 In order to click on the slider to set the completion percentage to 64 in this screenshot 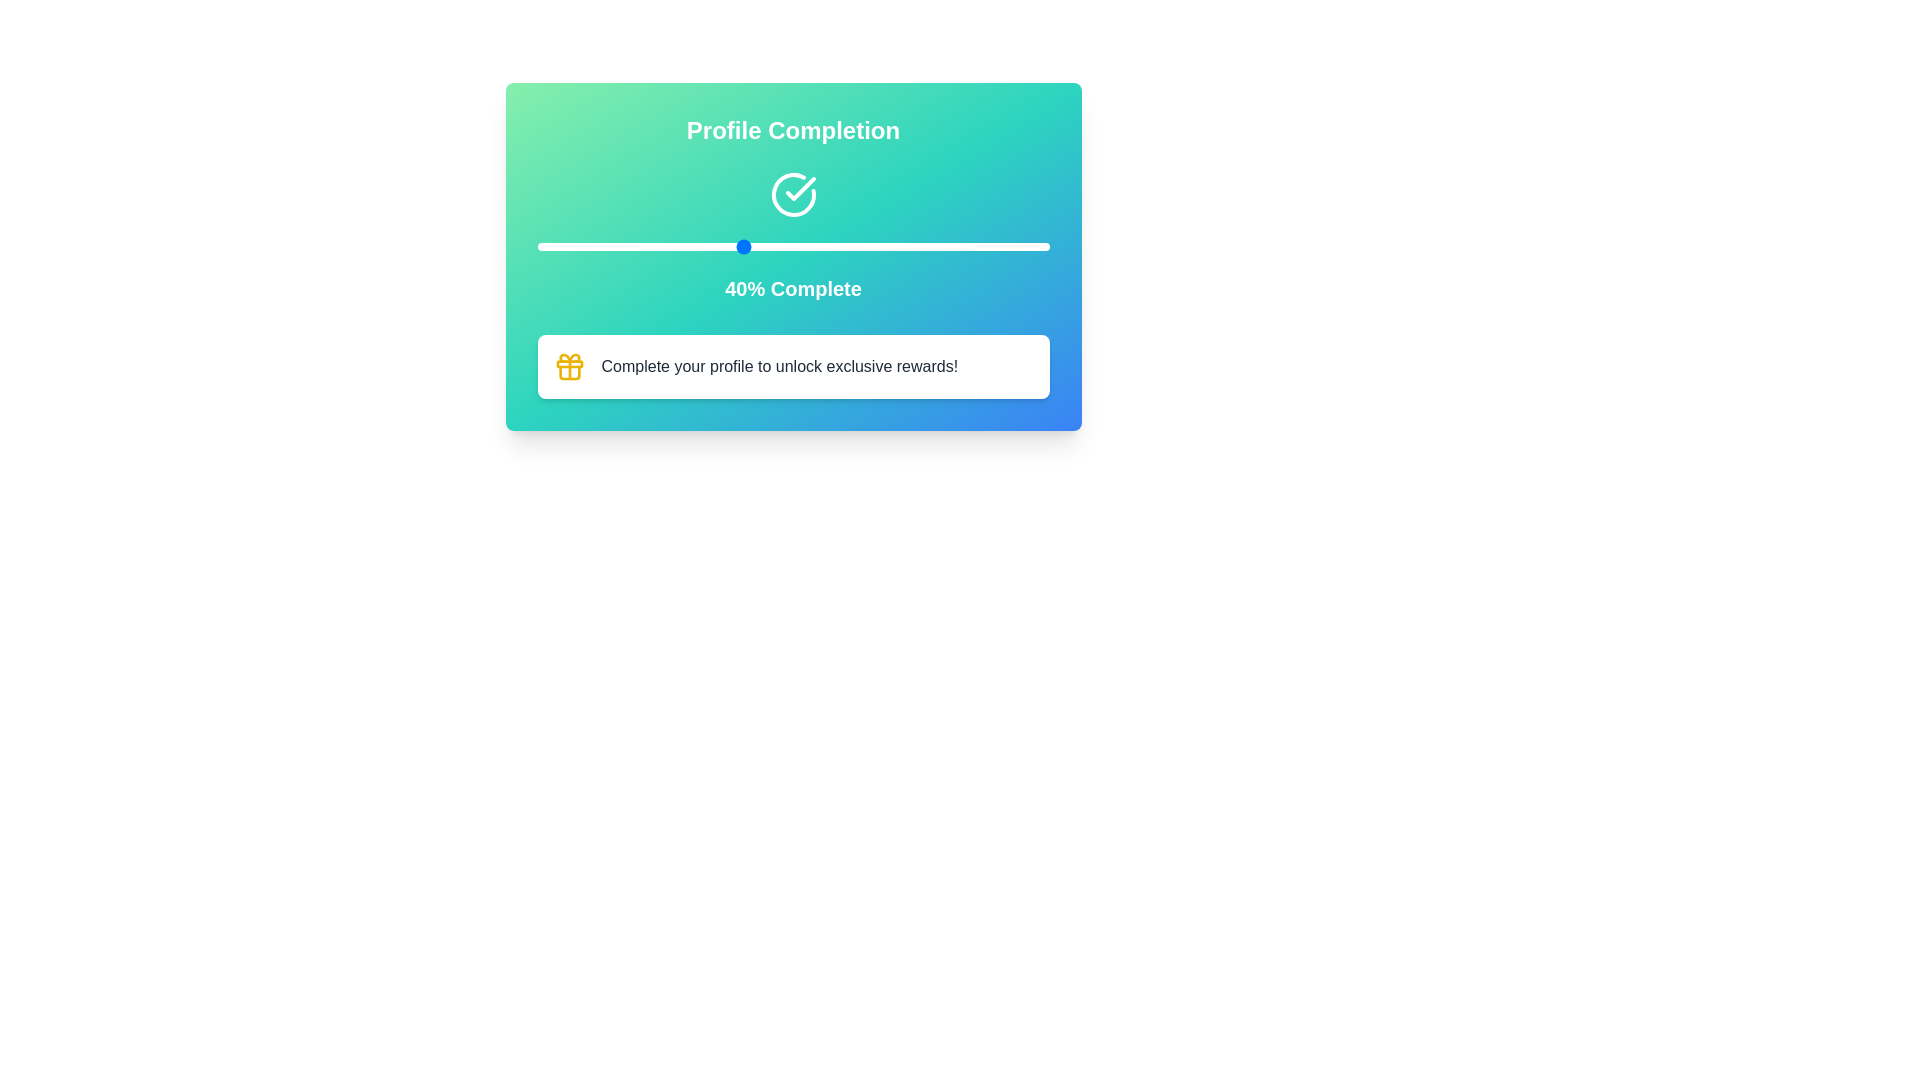, I will do `click(865, 245)`.